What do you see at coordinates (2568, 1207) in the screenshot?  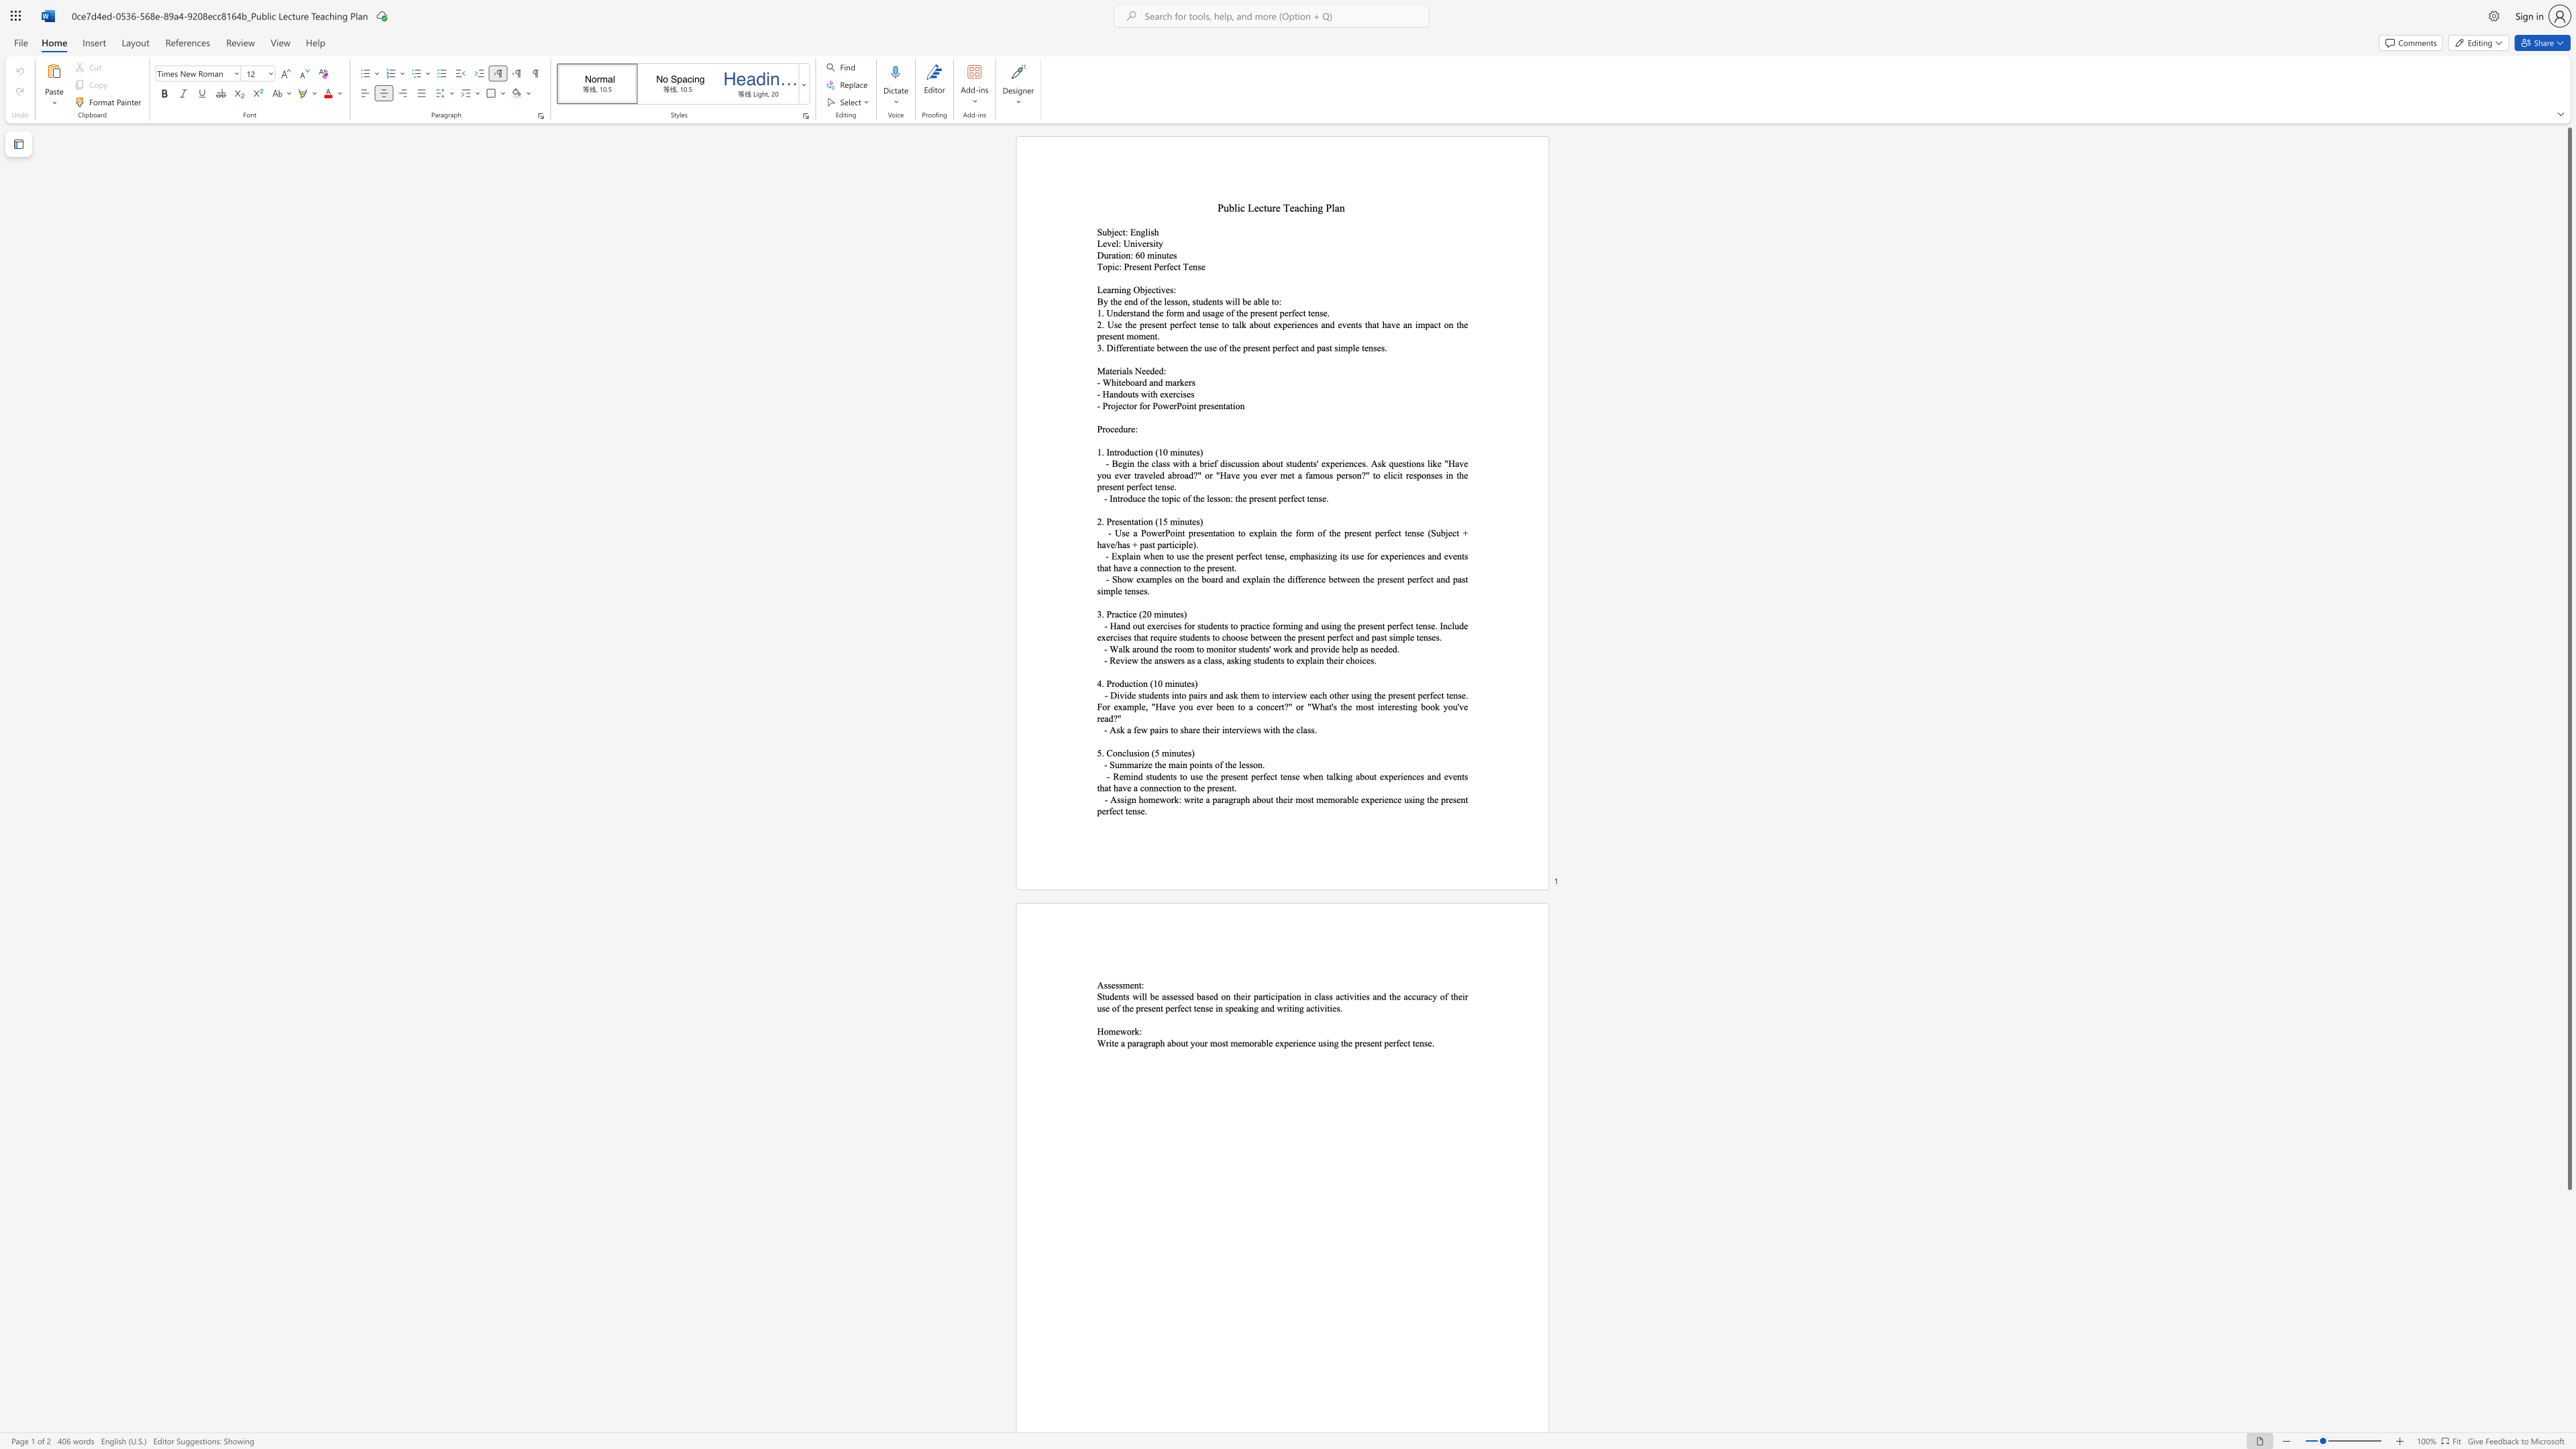 I see `the scrollbar on the right to move the page downward` at bounding box center [2568, 1207].